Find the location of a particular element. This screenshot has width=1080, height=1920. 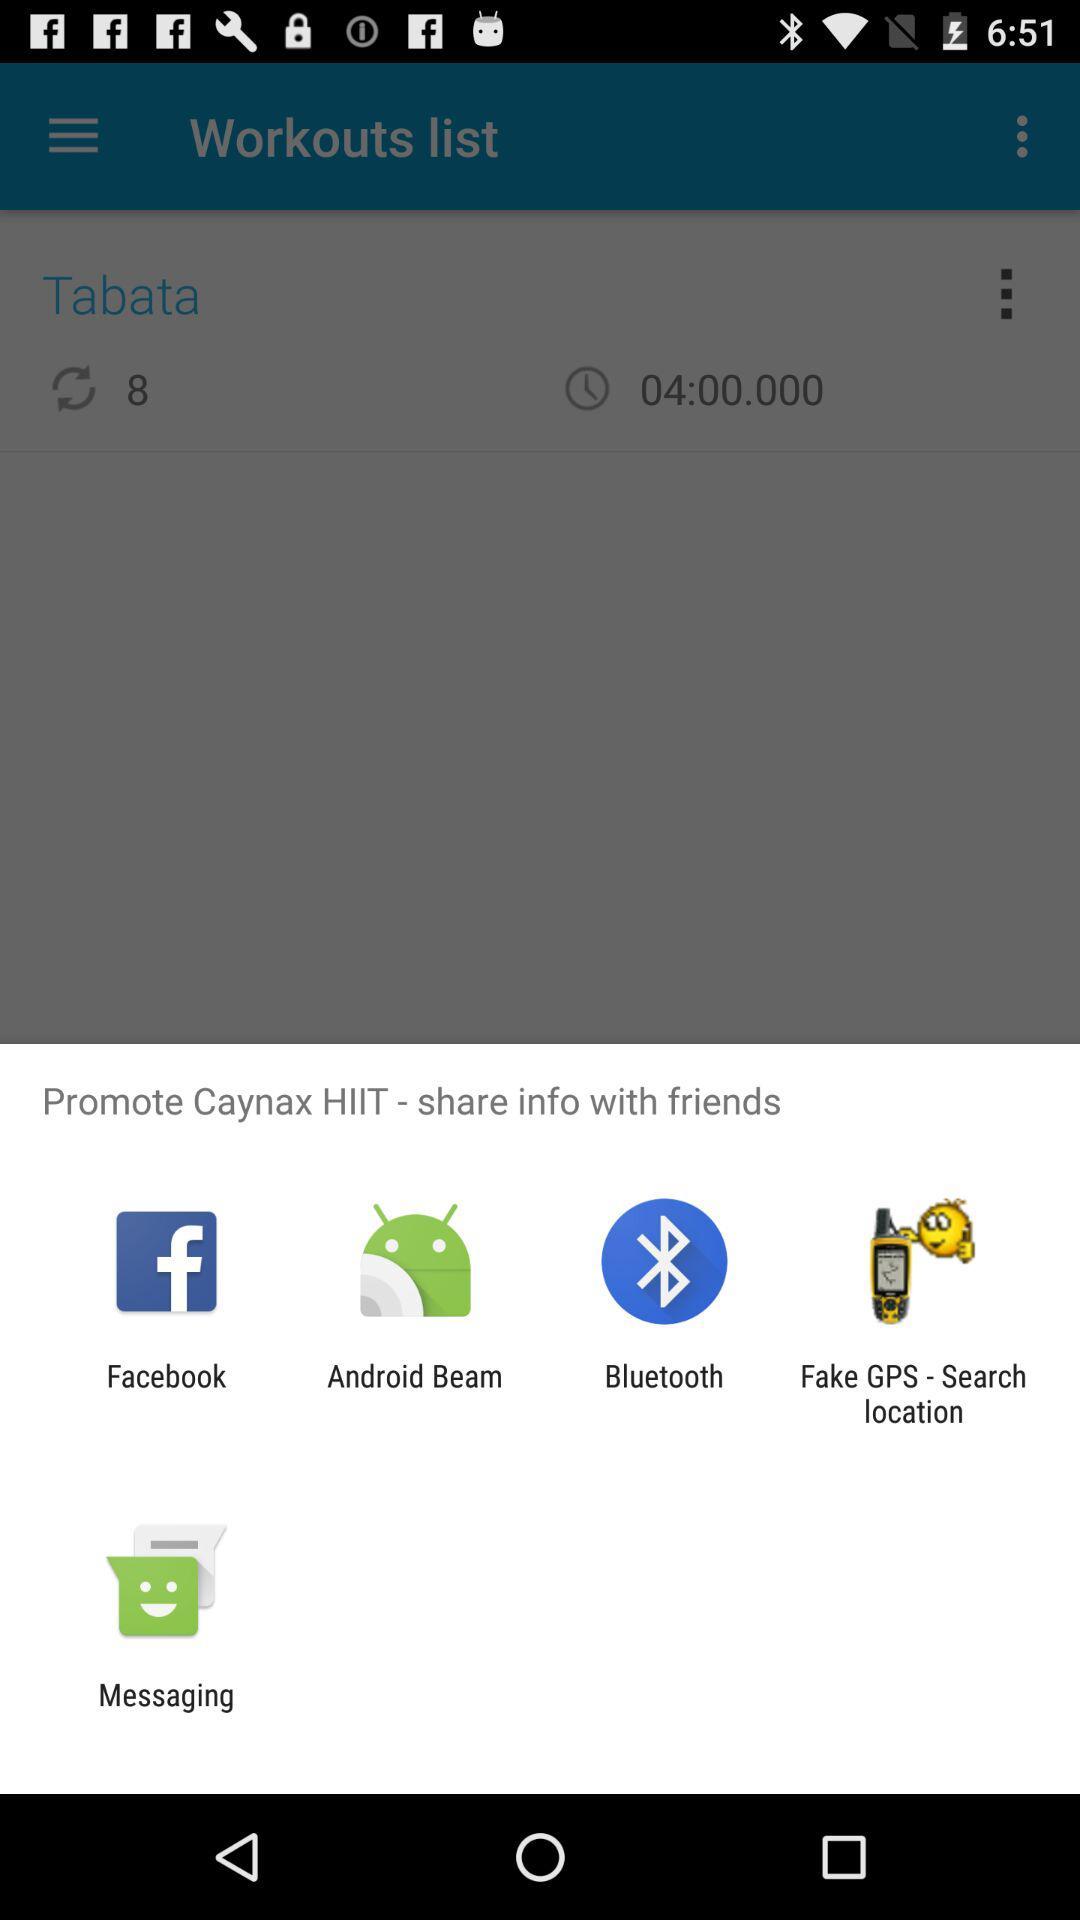

bluetooth icon is located at coordinates (664, 1392).